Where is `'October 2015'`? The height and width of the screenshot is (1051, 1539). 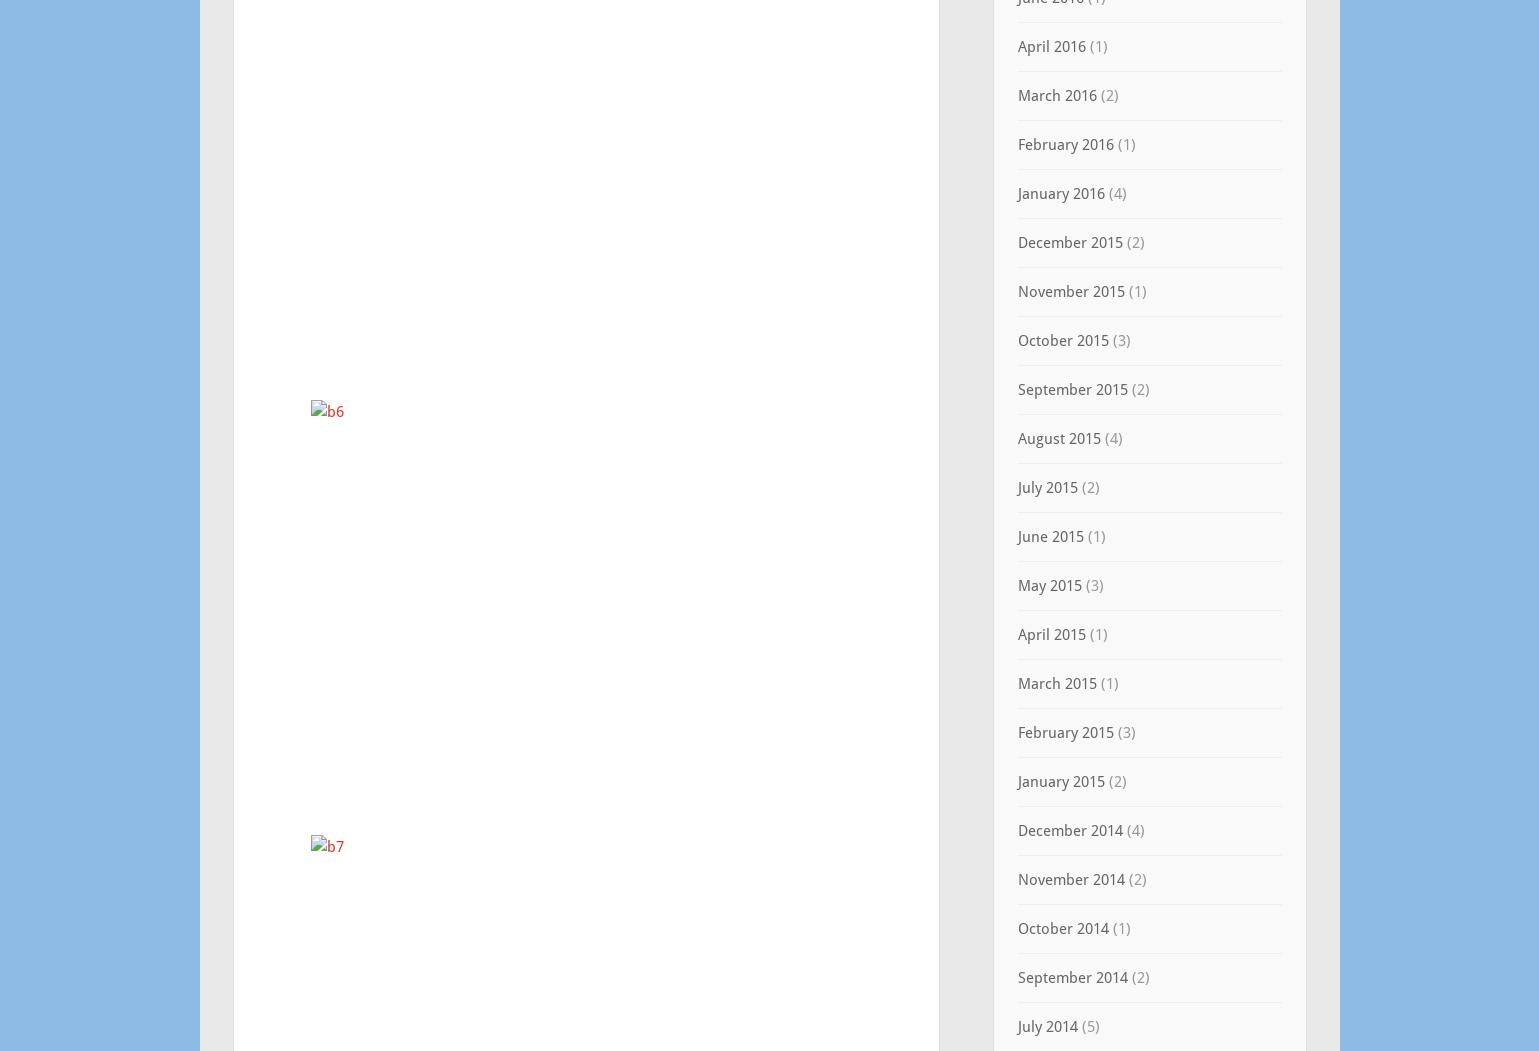
'October 2015' is located at coordinates (1061, 341).